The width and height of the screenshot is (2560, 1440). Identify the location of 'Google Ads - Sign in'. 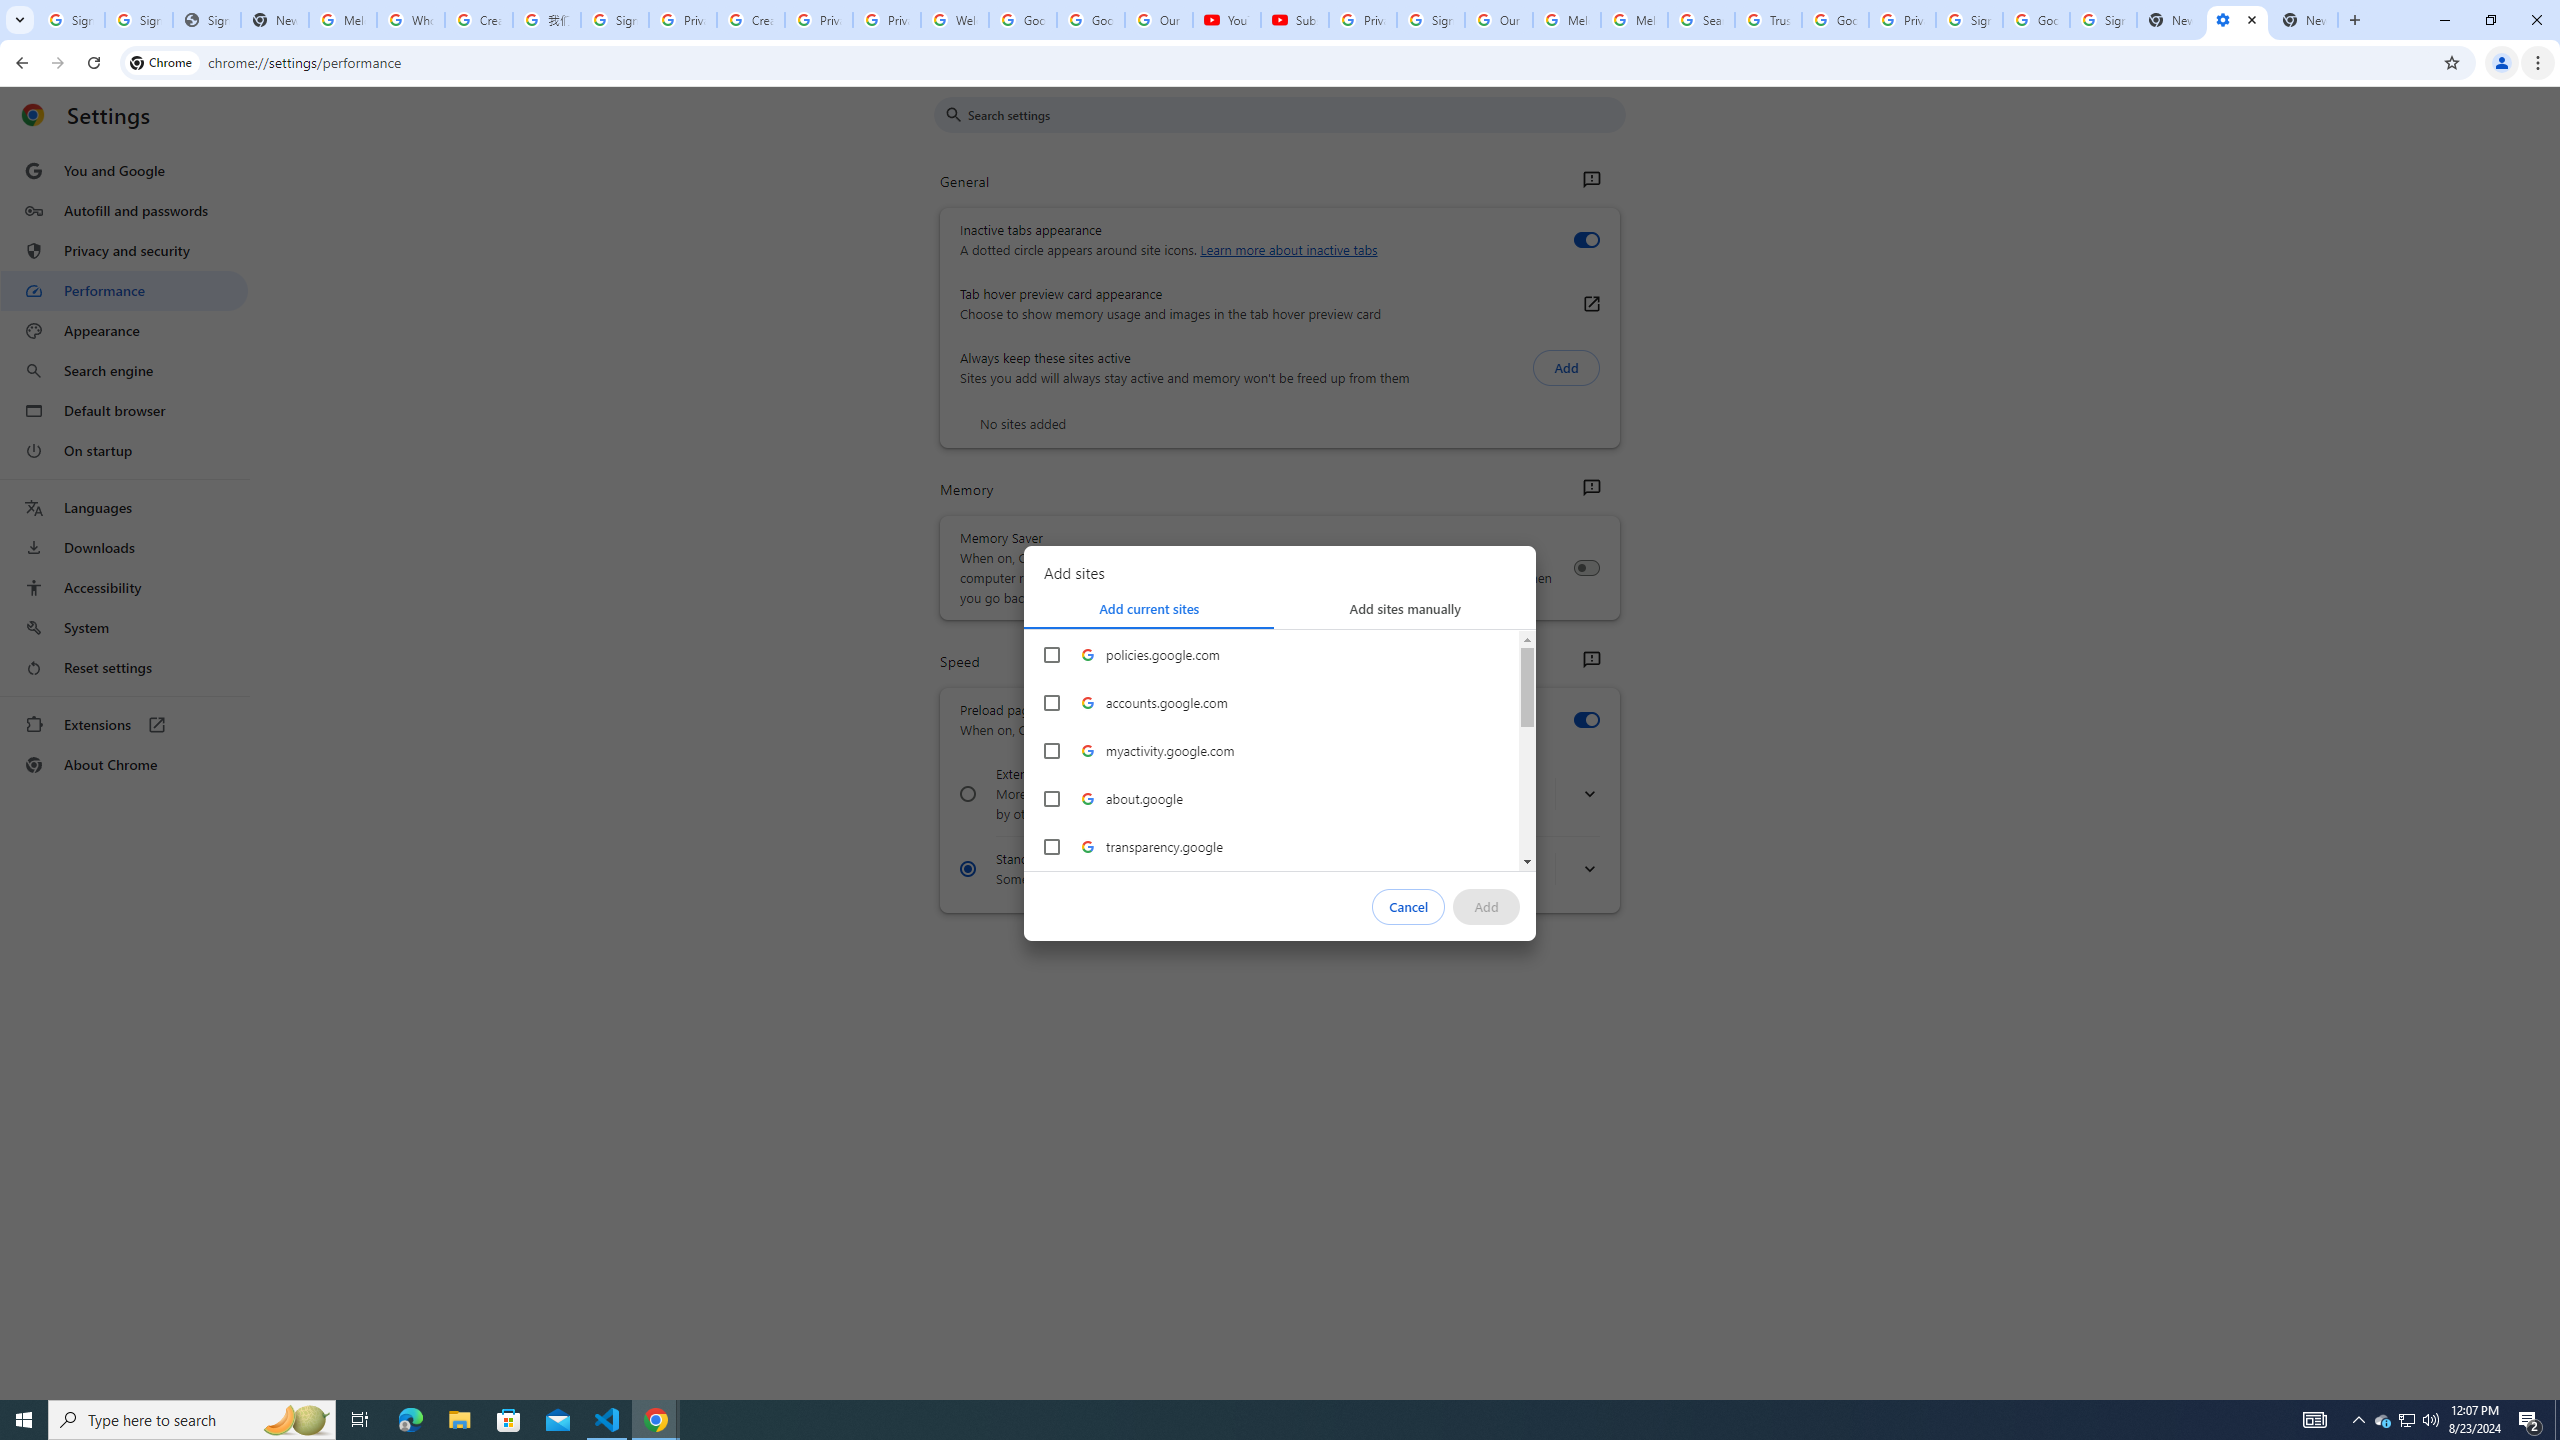
(1834, 19).